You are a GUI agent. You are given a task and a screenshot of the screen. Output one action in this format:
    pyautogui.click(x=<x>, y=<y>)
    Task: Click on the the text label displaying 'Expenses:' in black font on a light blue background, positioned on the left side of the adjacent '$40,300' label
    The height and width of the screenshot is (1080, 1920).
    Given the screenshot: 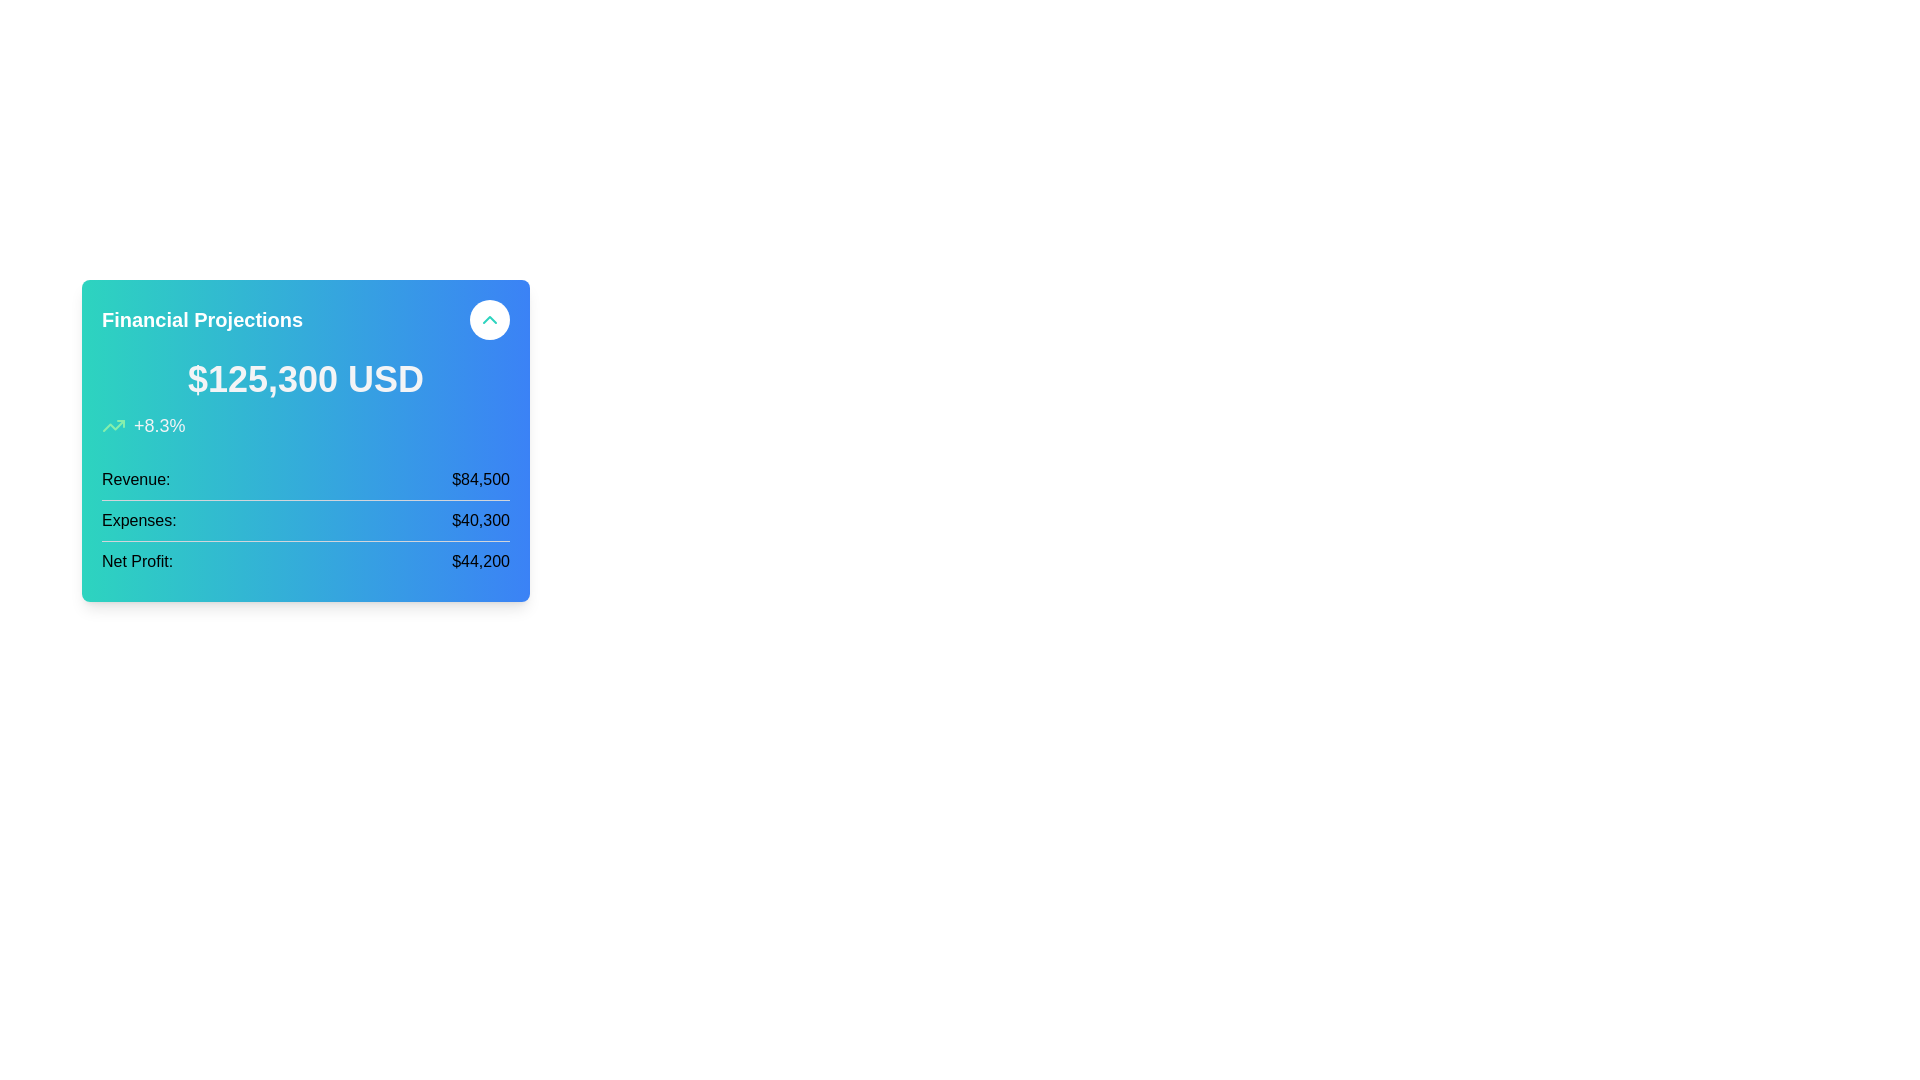 What is the action you would take?
    pyautogui.click(x=138, y=519)
    